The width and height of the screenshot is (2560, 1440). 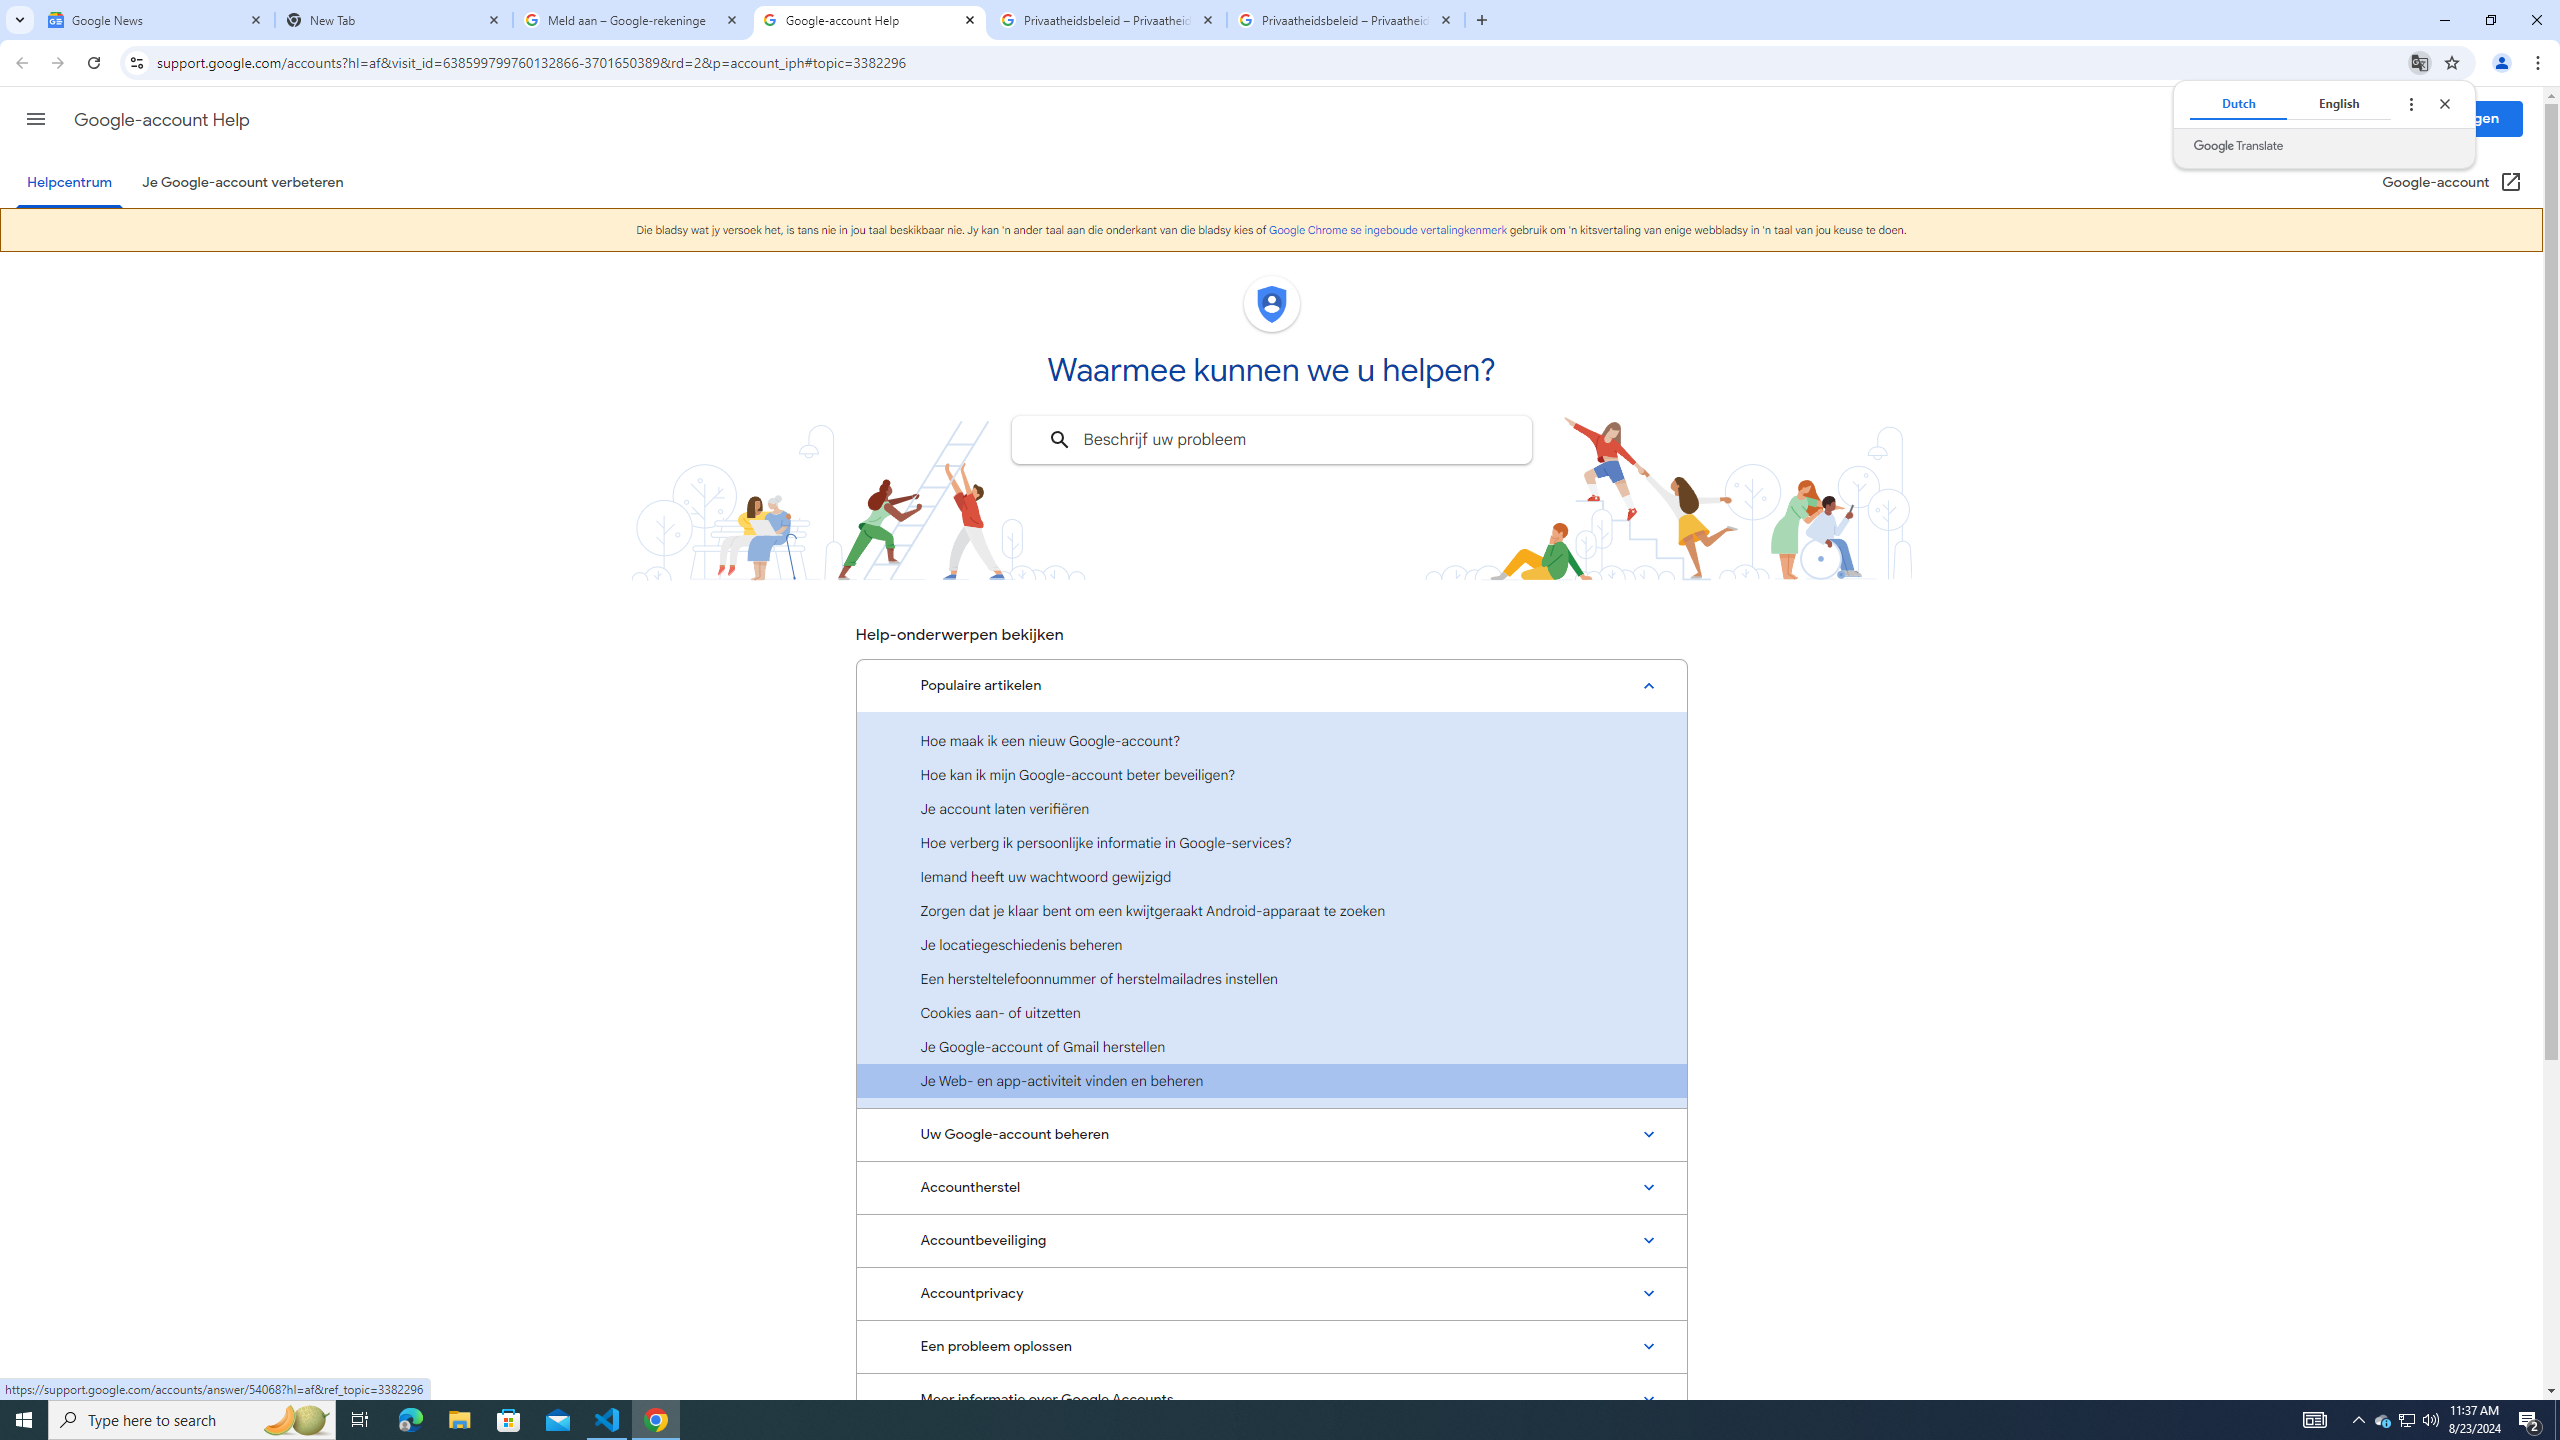 I want to click on 'Een hersteltelefoonnummer of herstelmailadres instellen', so click(x=1271, y=978).